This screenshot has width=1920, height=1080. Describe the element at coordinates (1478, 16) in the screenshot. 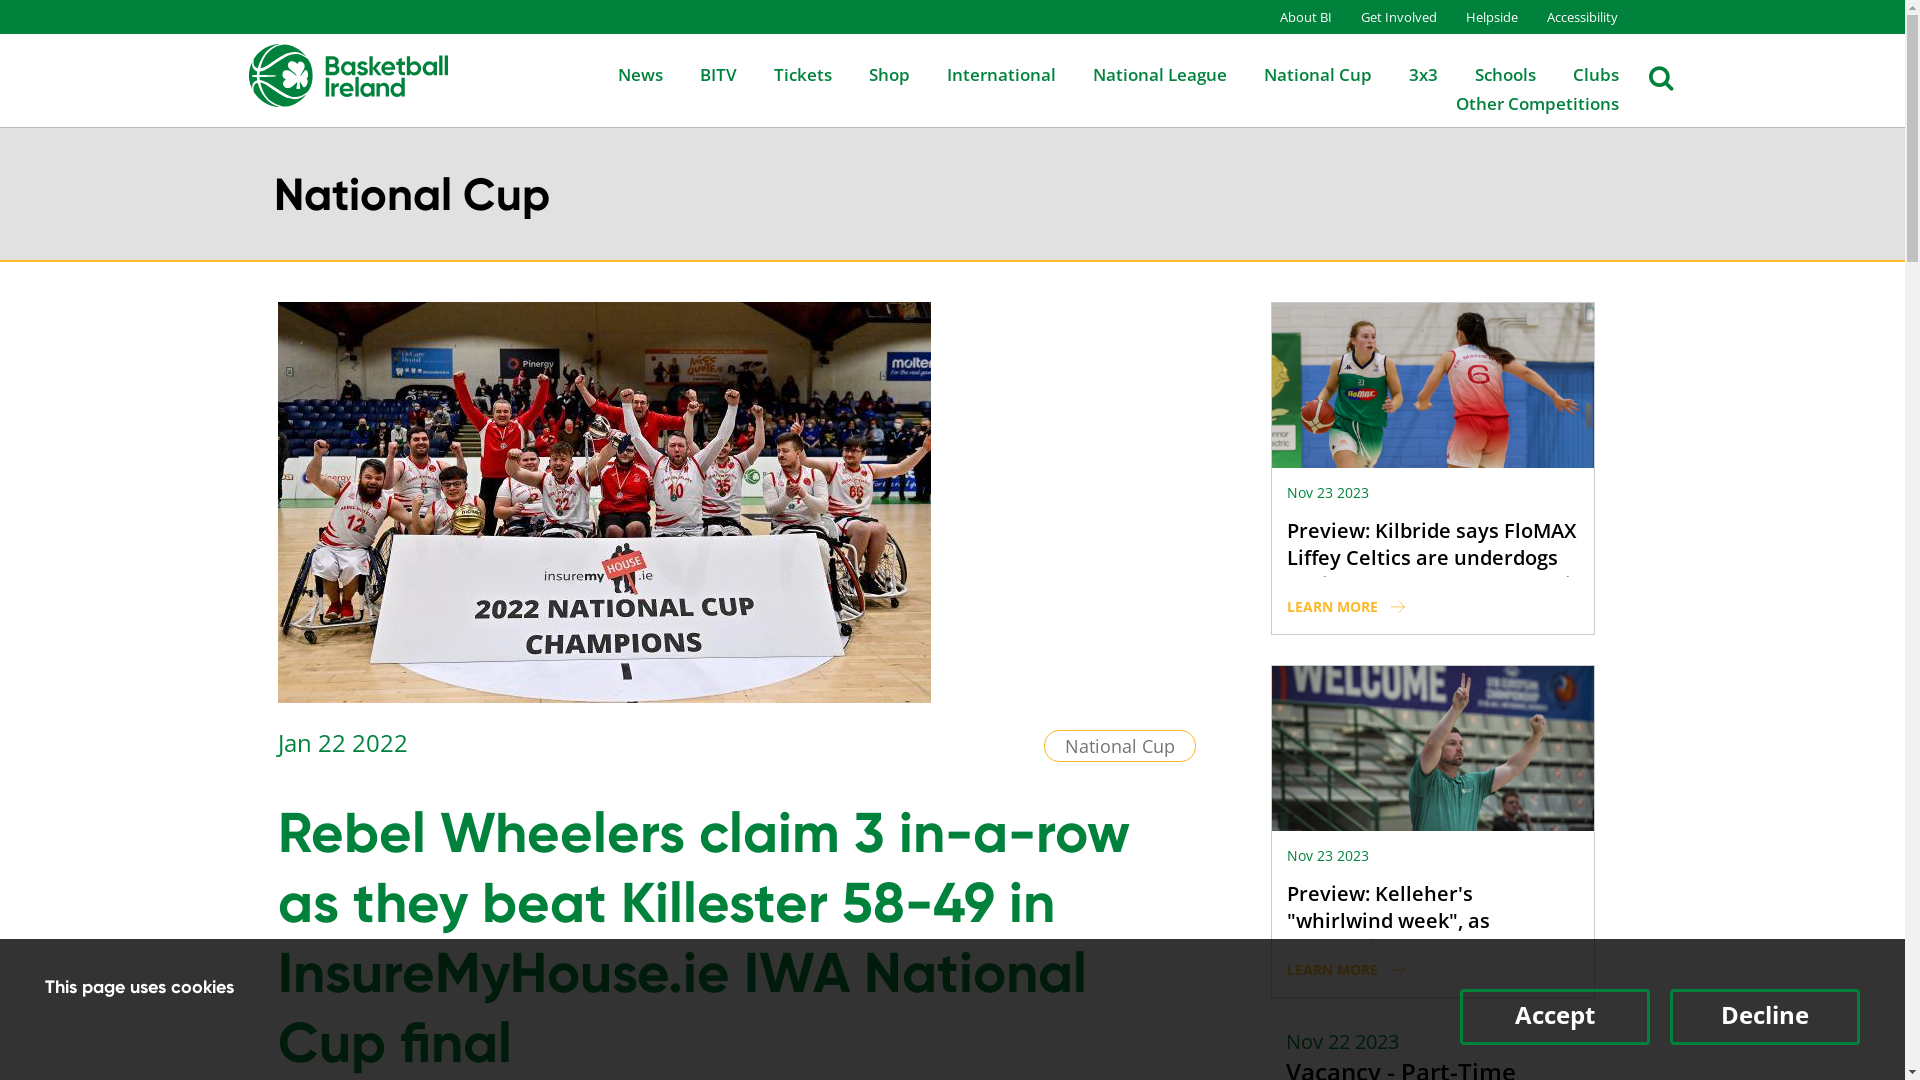

I see `'Helpside'` at that location.